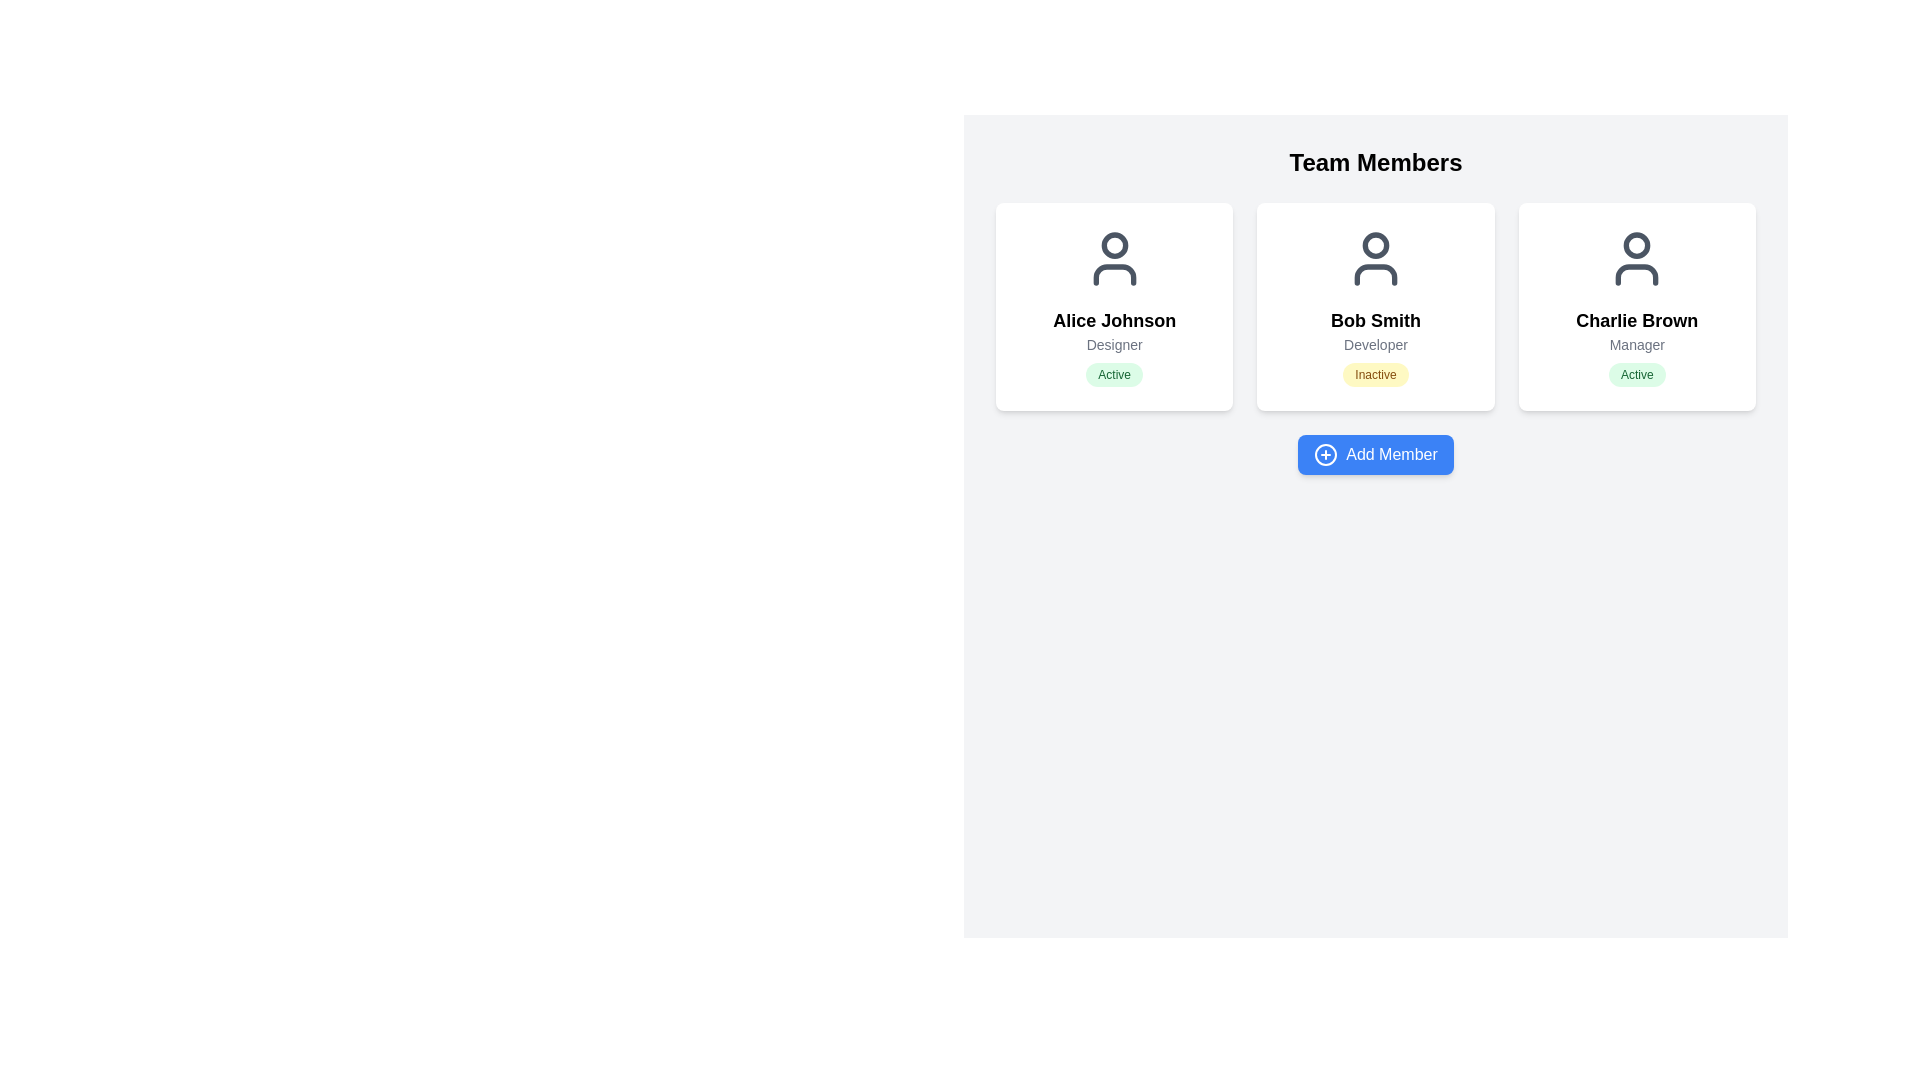 The width and height of the screenshot is (1920, 1080). What do you see at coordinates (1113, 319) in the screenshot?
I see `the Text Label displaying 'Alice Johnson' that identifies the person in the middle card of the 'Team Members' section` at bounding box center [1113, 319].